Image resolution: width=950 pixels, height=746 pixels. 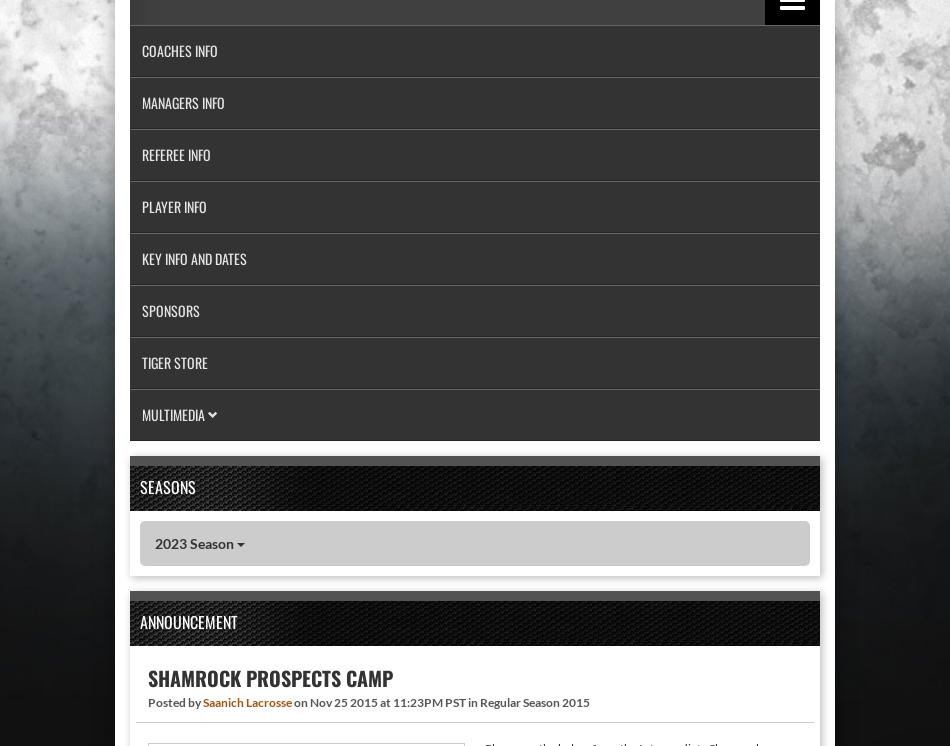 What do you see at coordinates (174, 205) in the screenshot?
I see `'Player Info'` at bounding box center [174, 205].